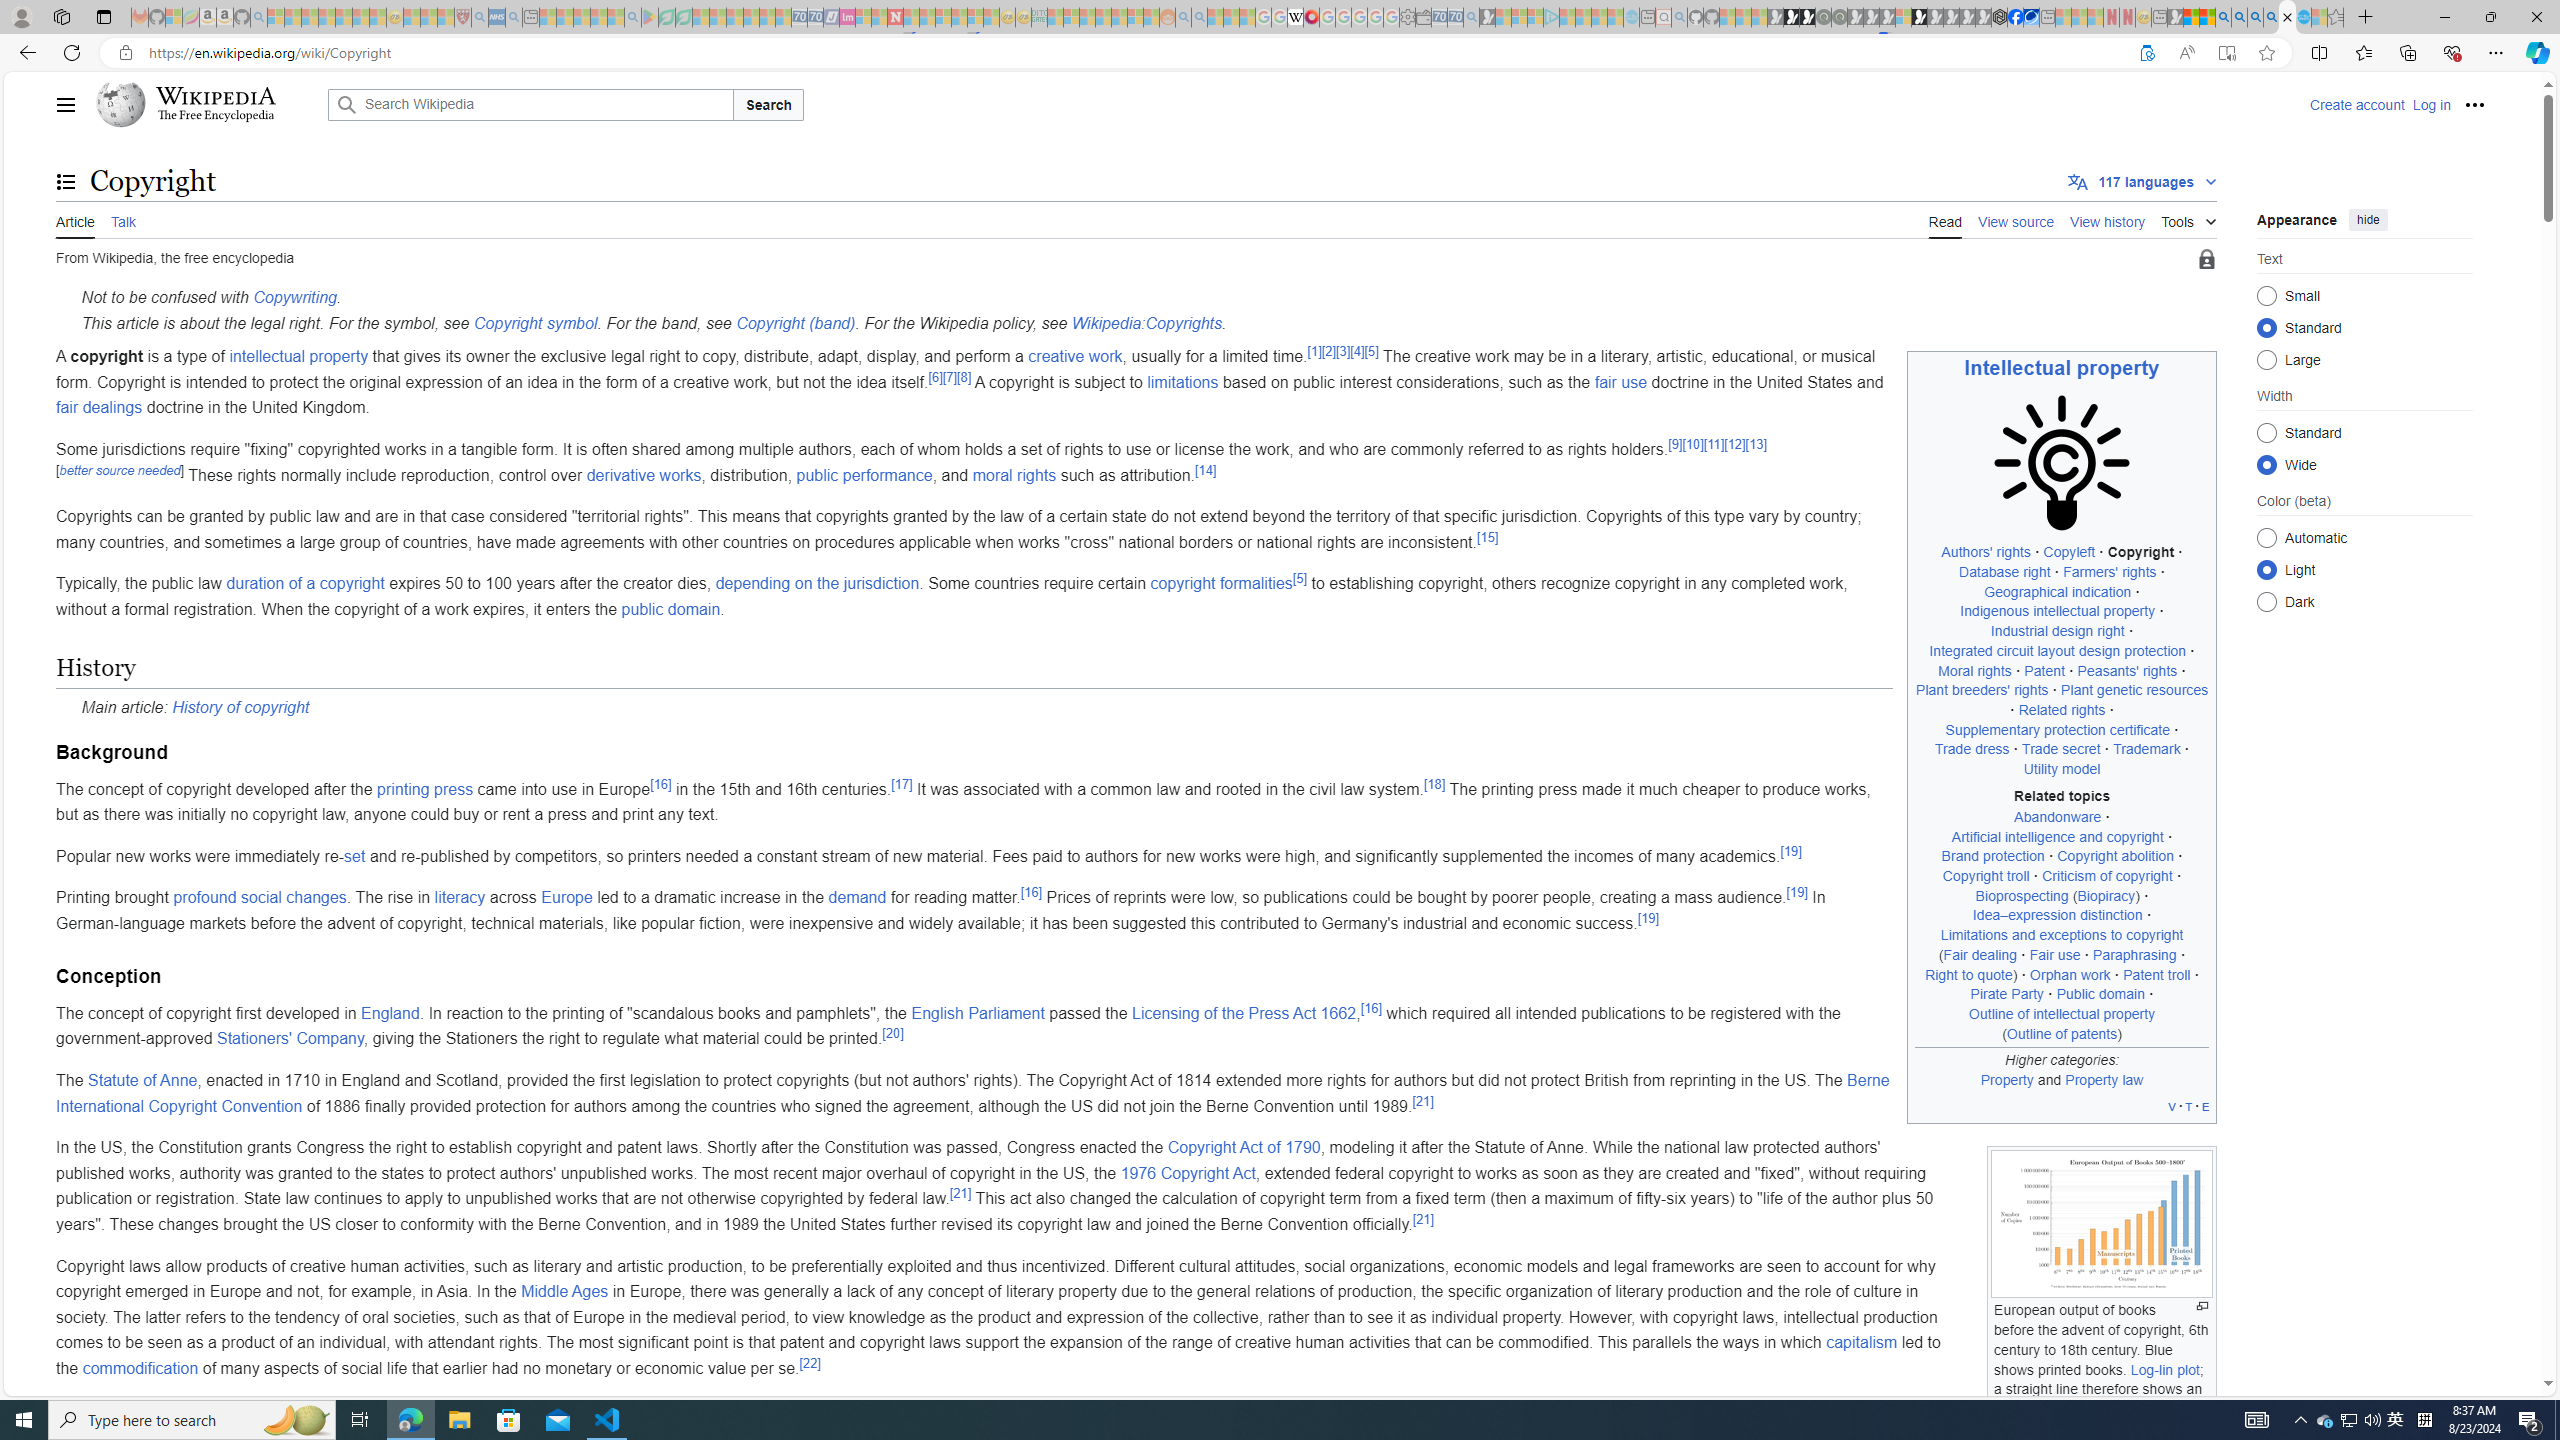 Image resolution: width=2560 pixels, height=1440 pixels. Describe the element at coordinates (2062, 935) in the screenshot. I see `'Limitations and exceptions to copyright'` at that location.